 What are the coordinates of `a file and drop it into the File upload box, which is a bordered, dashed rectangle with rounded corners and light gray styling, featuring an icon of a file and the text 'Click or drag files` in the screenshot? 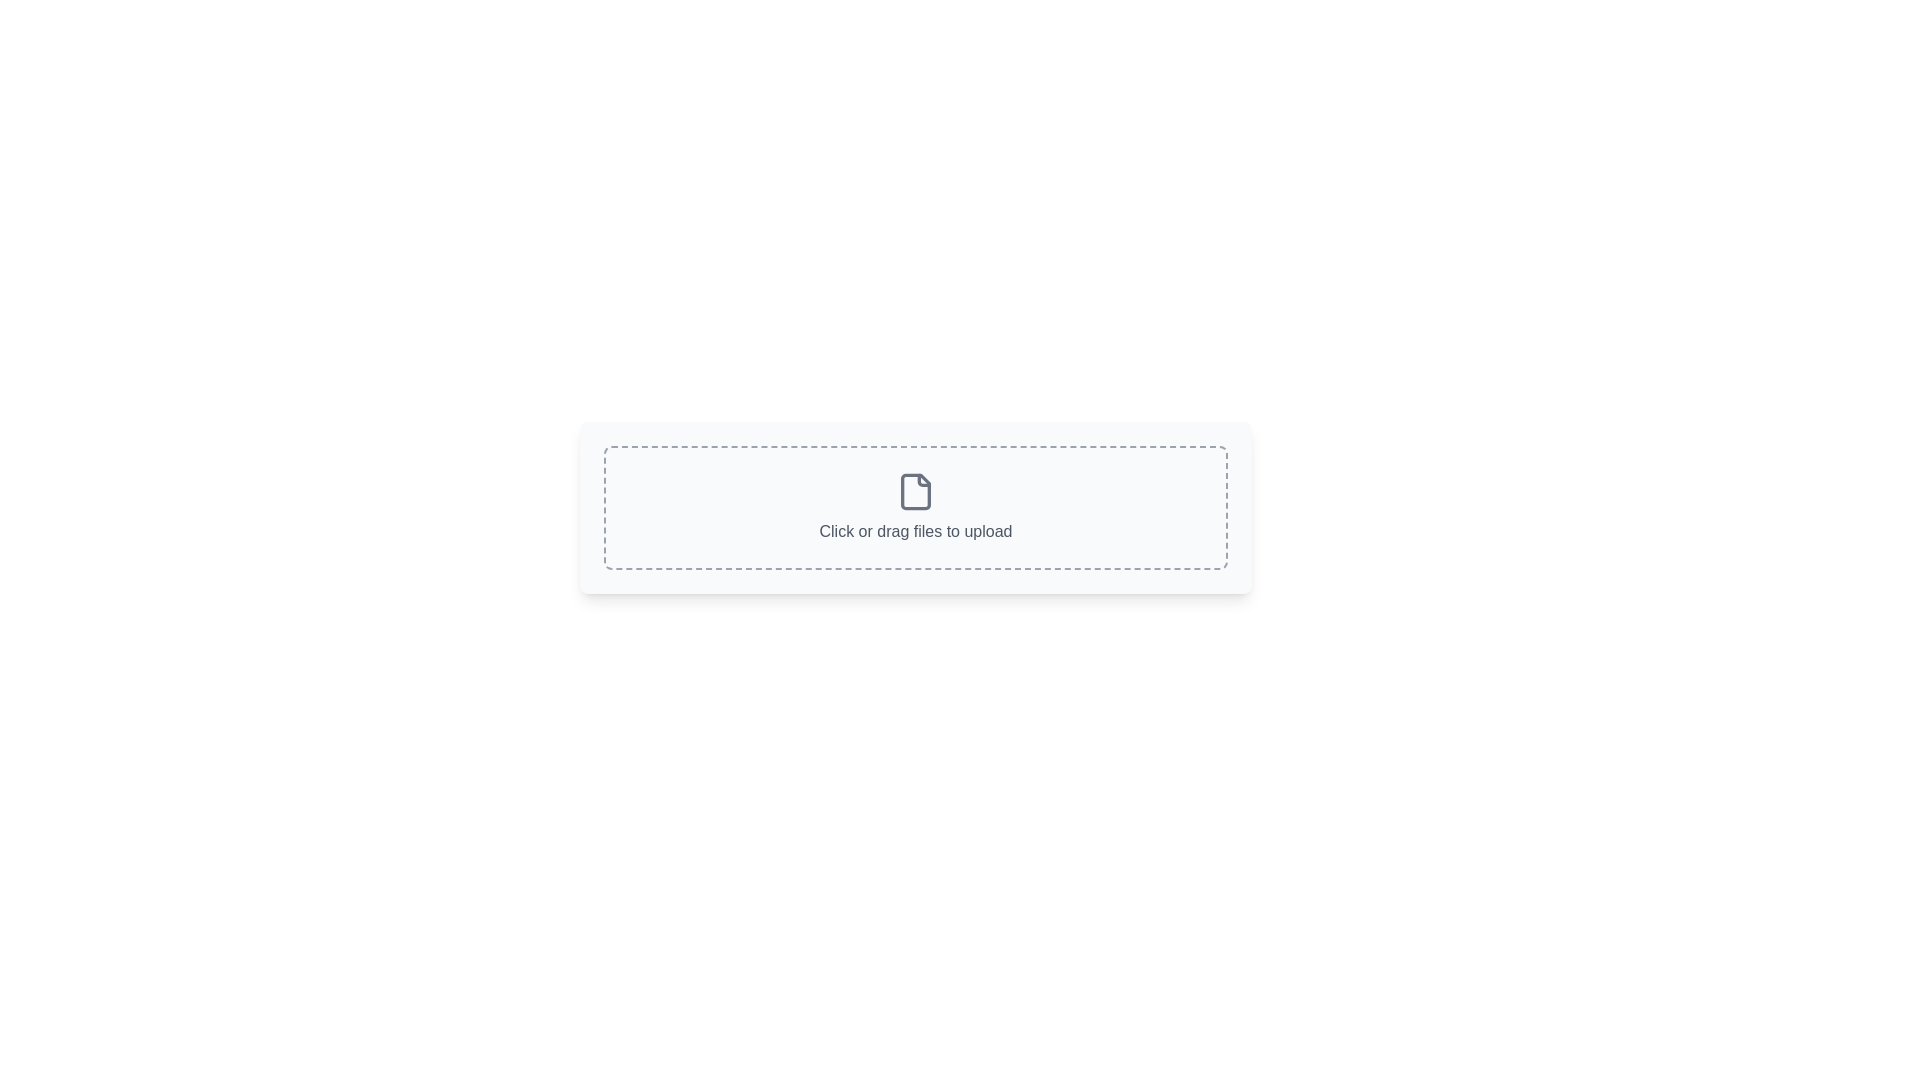 It's located at (915, 507).